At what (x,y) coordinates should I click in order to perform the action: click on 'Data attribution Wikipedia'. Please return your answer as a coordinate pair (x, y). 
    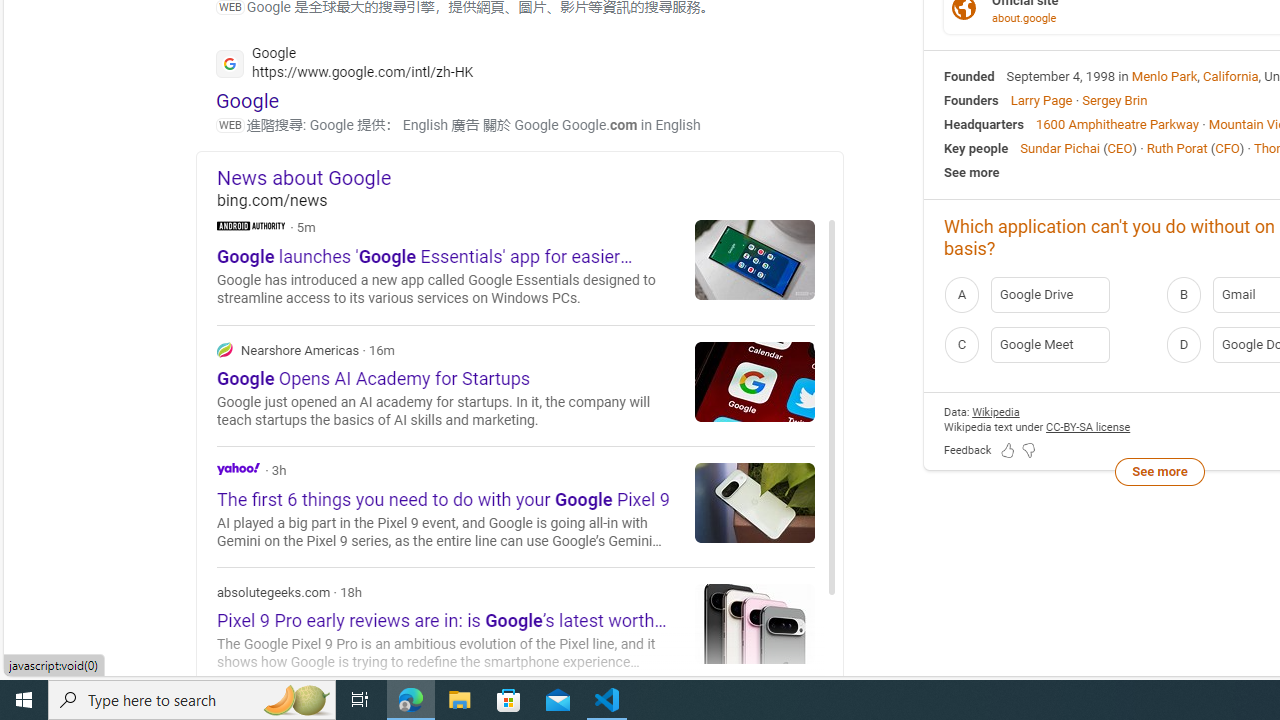
    Looking at the image, I should click on (995, 410).